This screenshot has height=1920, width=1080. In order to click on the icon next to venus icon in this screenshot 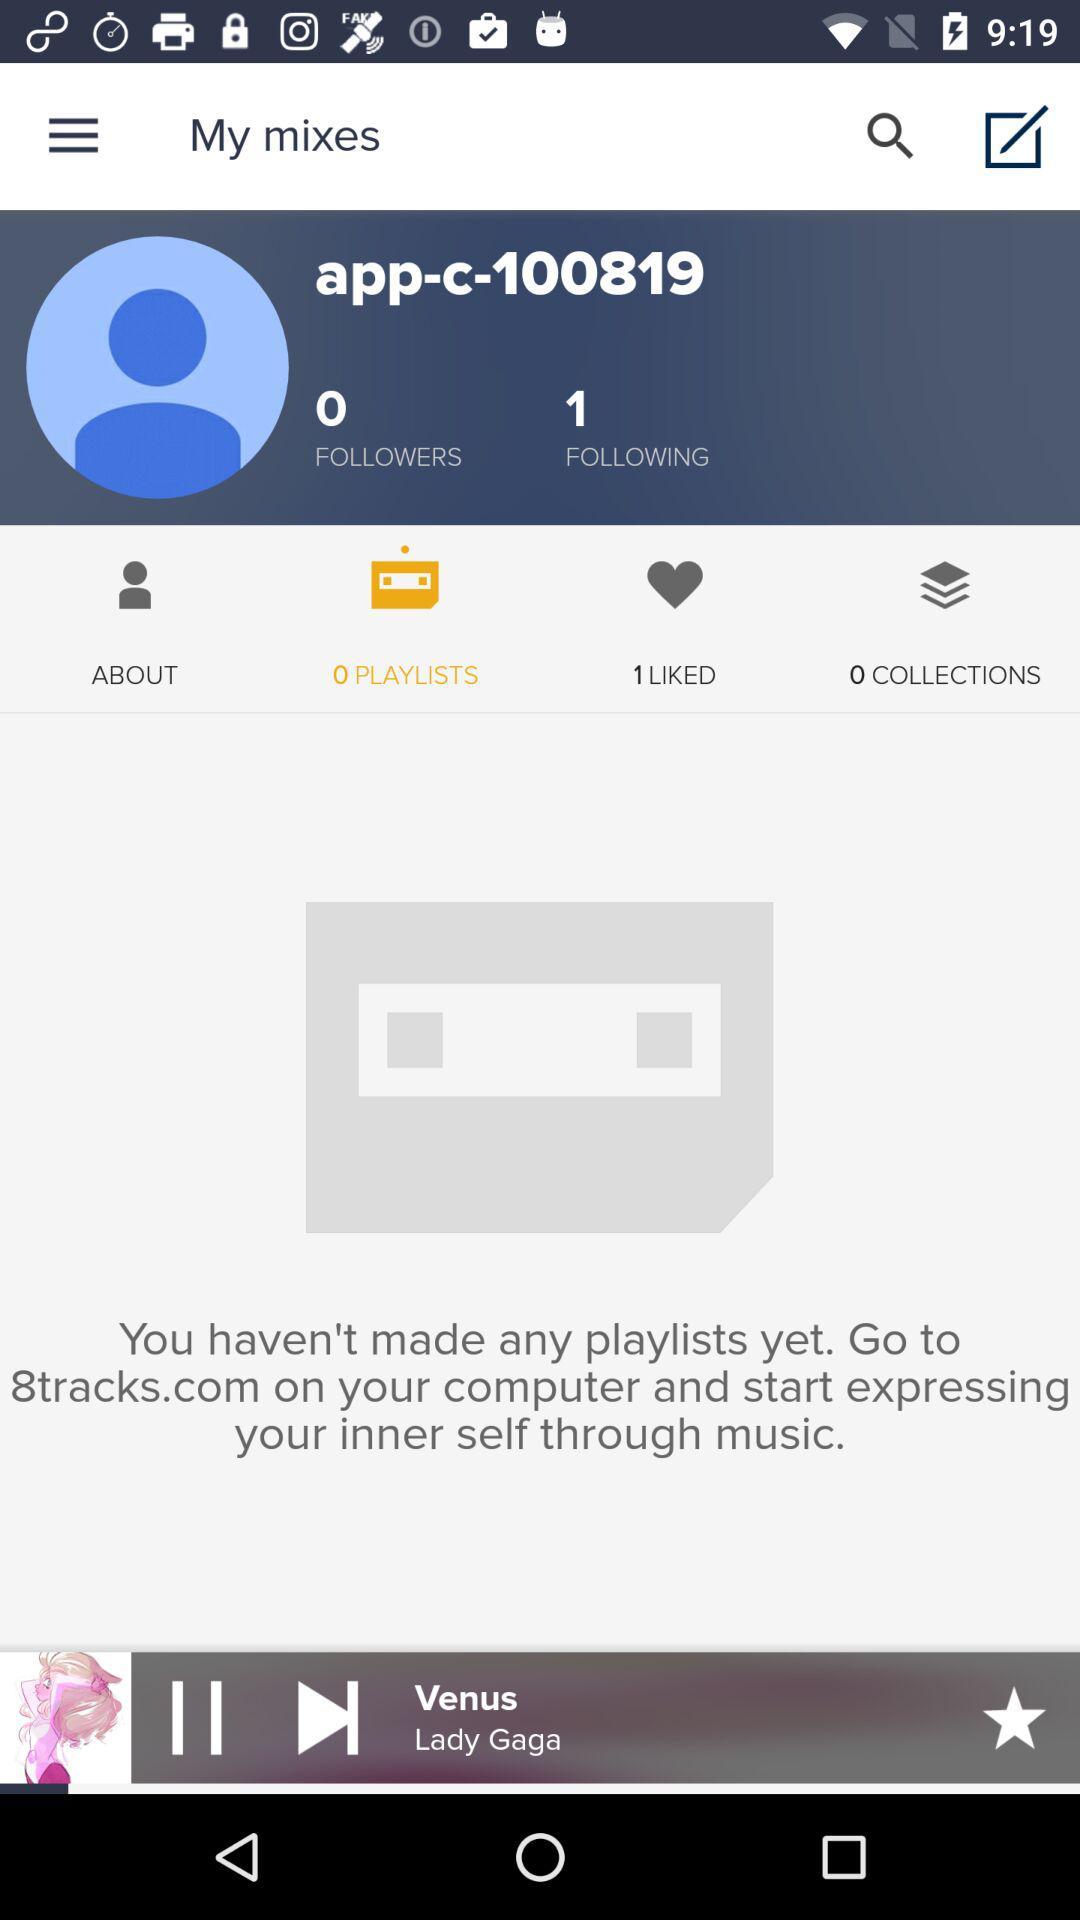, I will do `click(327, 1716)`.